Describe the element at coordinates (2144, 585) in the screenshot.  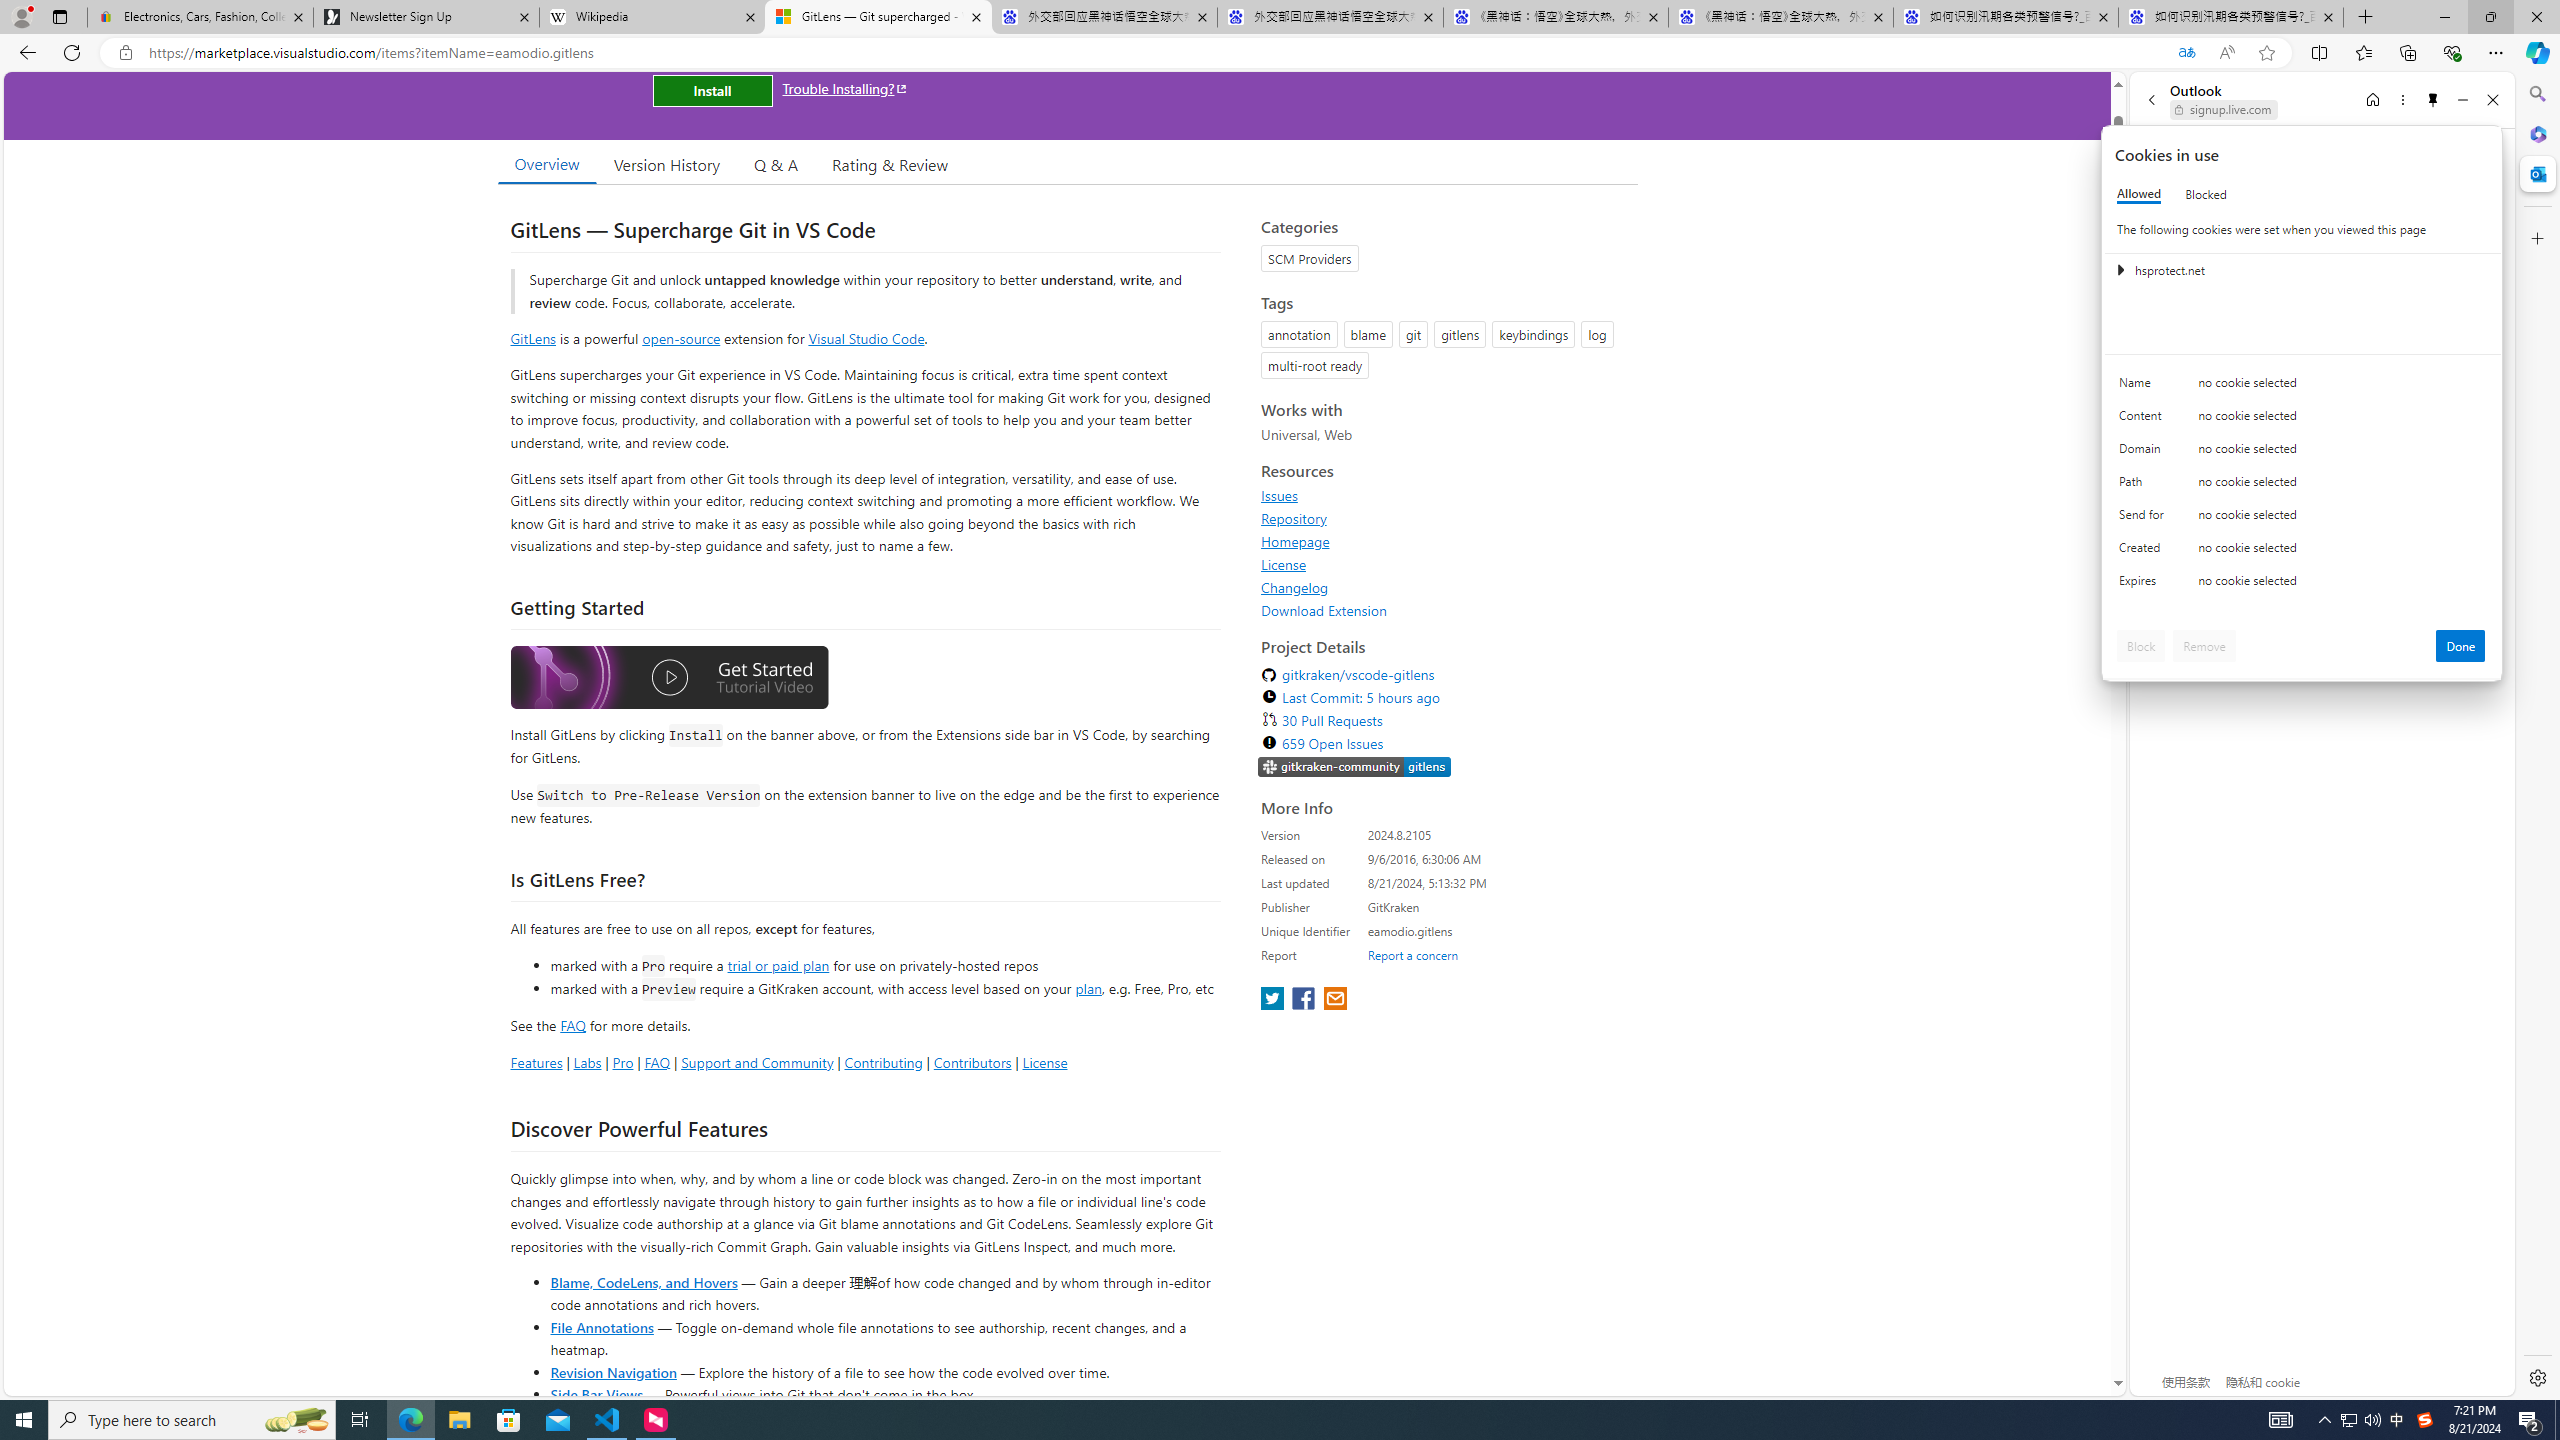
I see `'Expires'` at that location.